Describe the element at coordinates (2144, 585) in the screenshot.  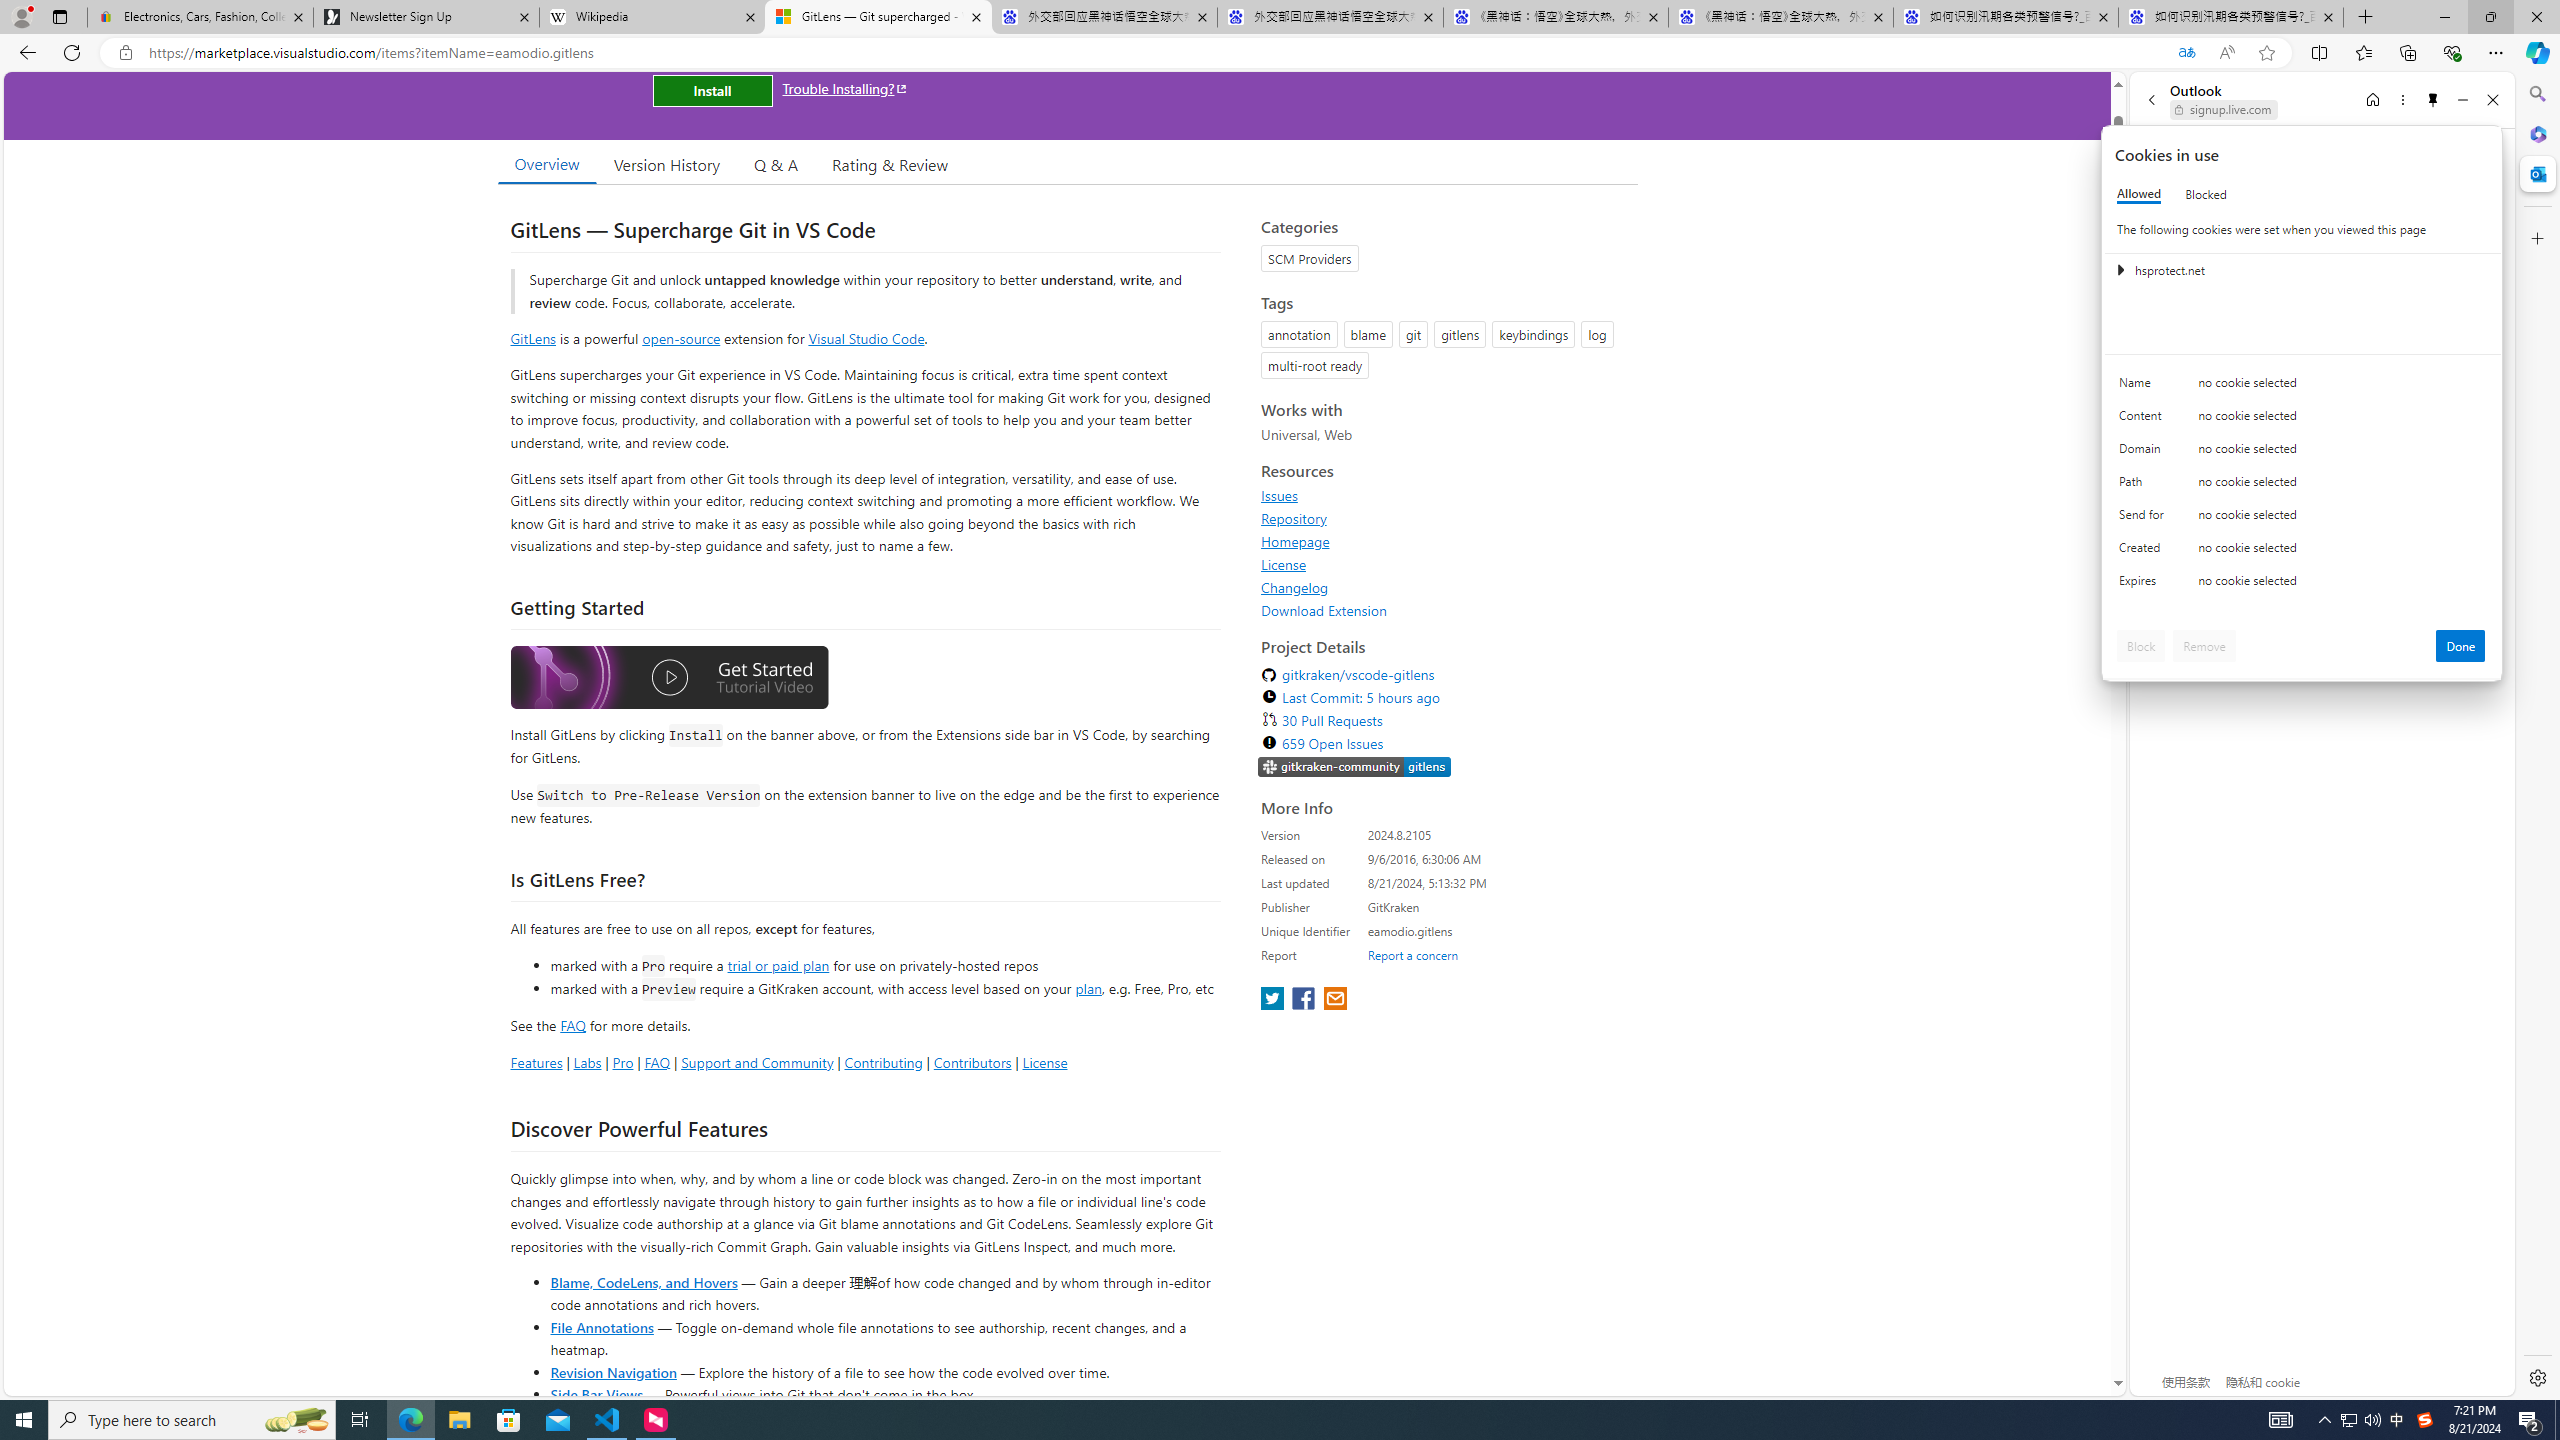
I see `'Expires'` at that location.